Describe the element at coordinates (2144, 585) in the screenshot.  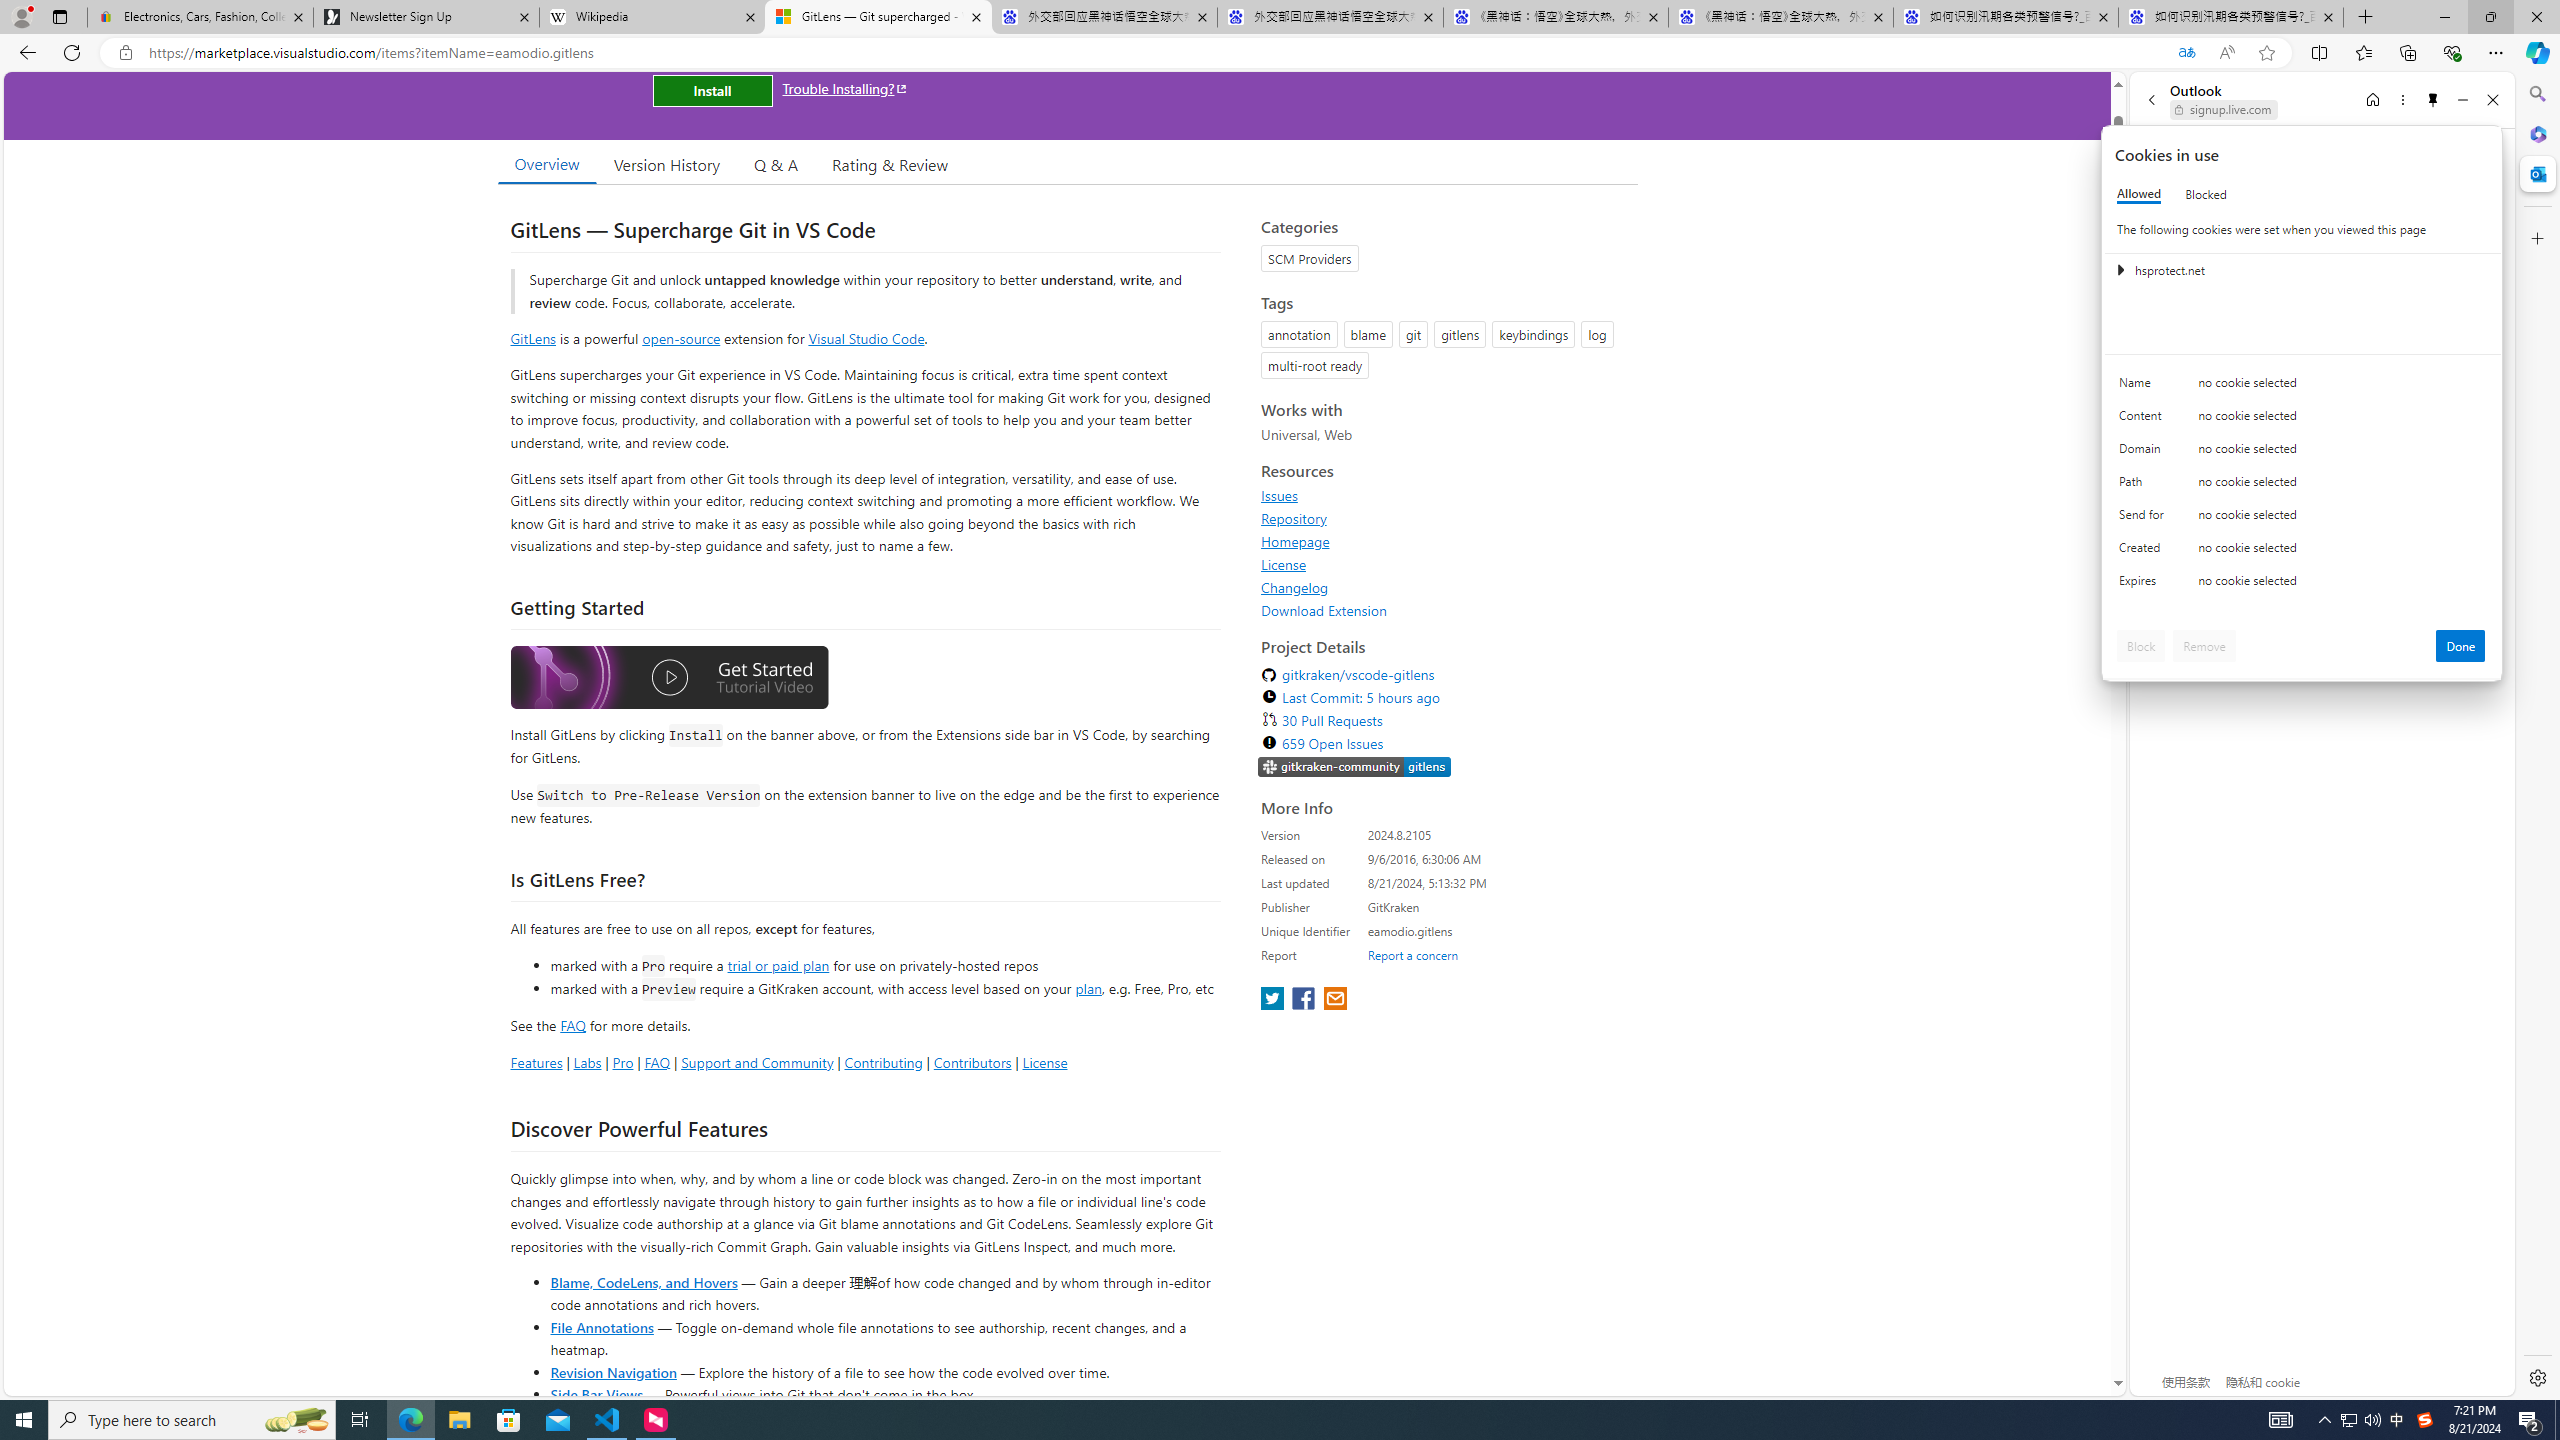
I see `'Expires'` at that location.